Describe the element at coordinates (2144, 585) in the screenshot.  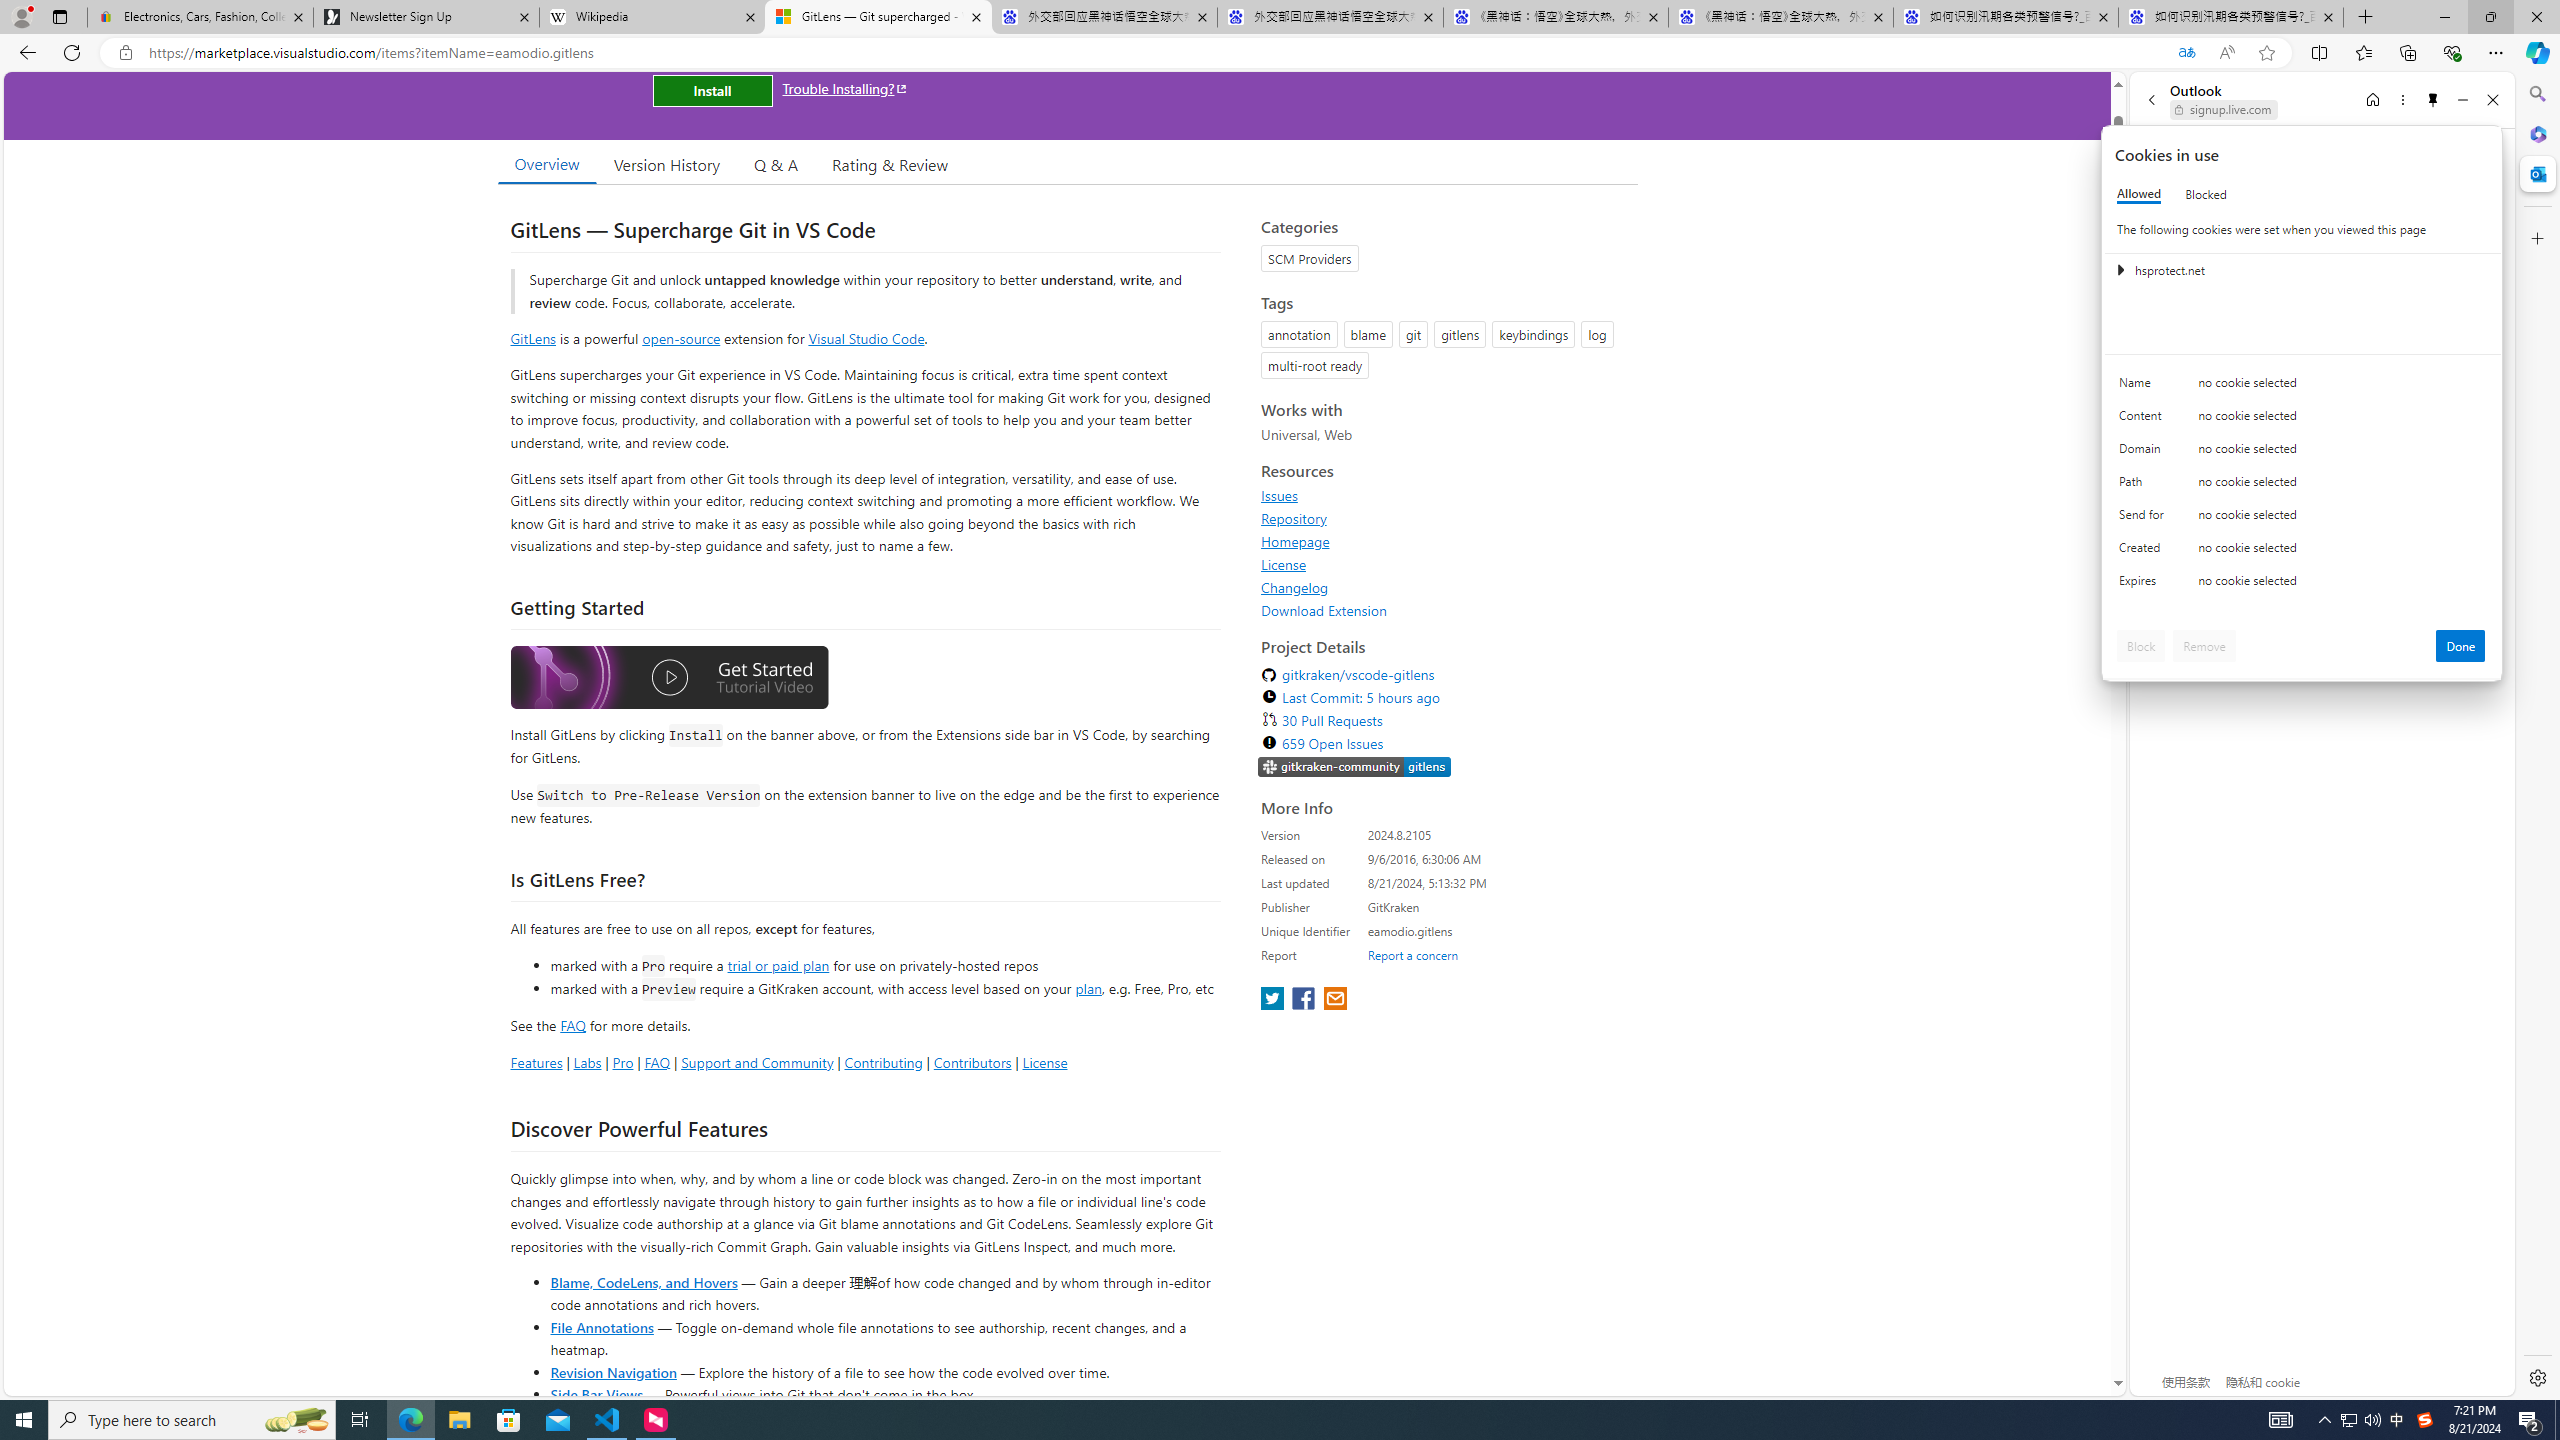
I see `'Expires'` at that location.